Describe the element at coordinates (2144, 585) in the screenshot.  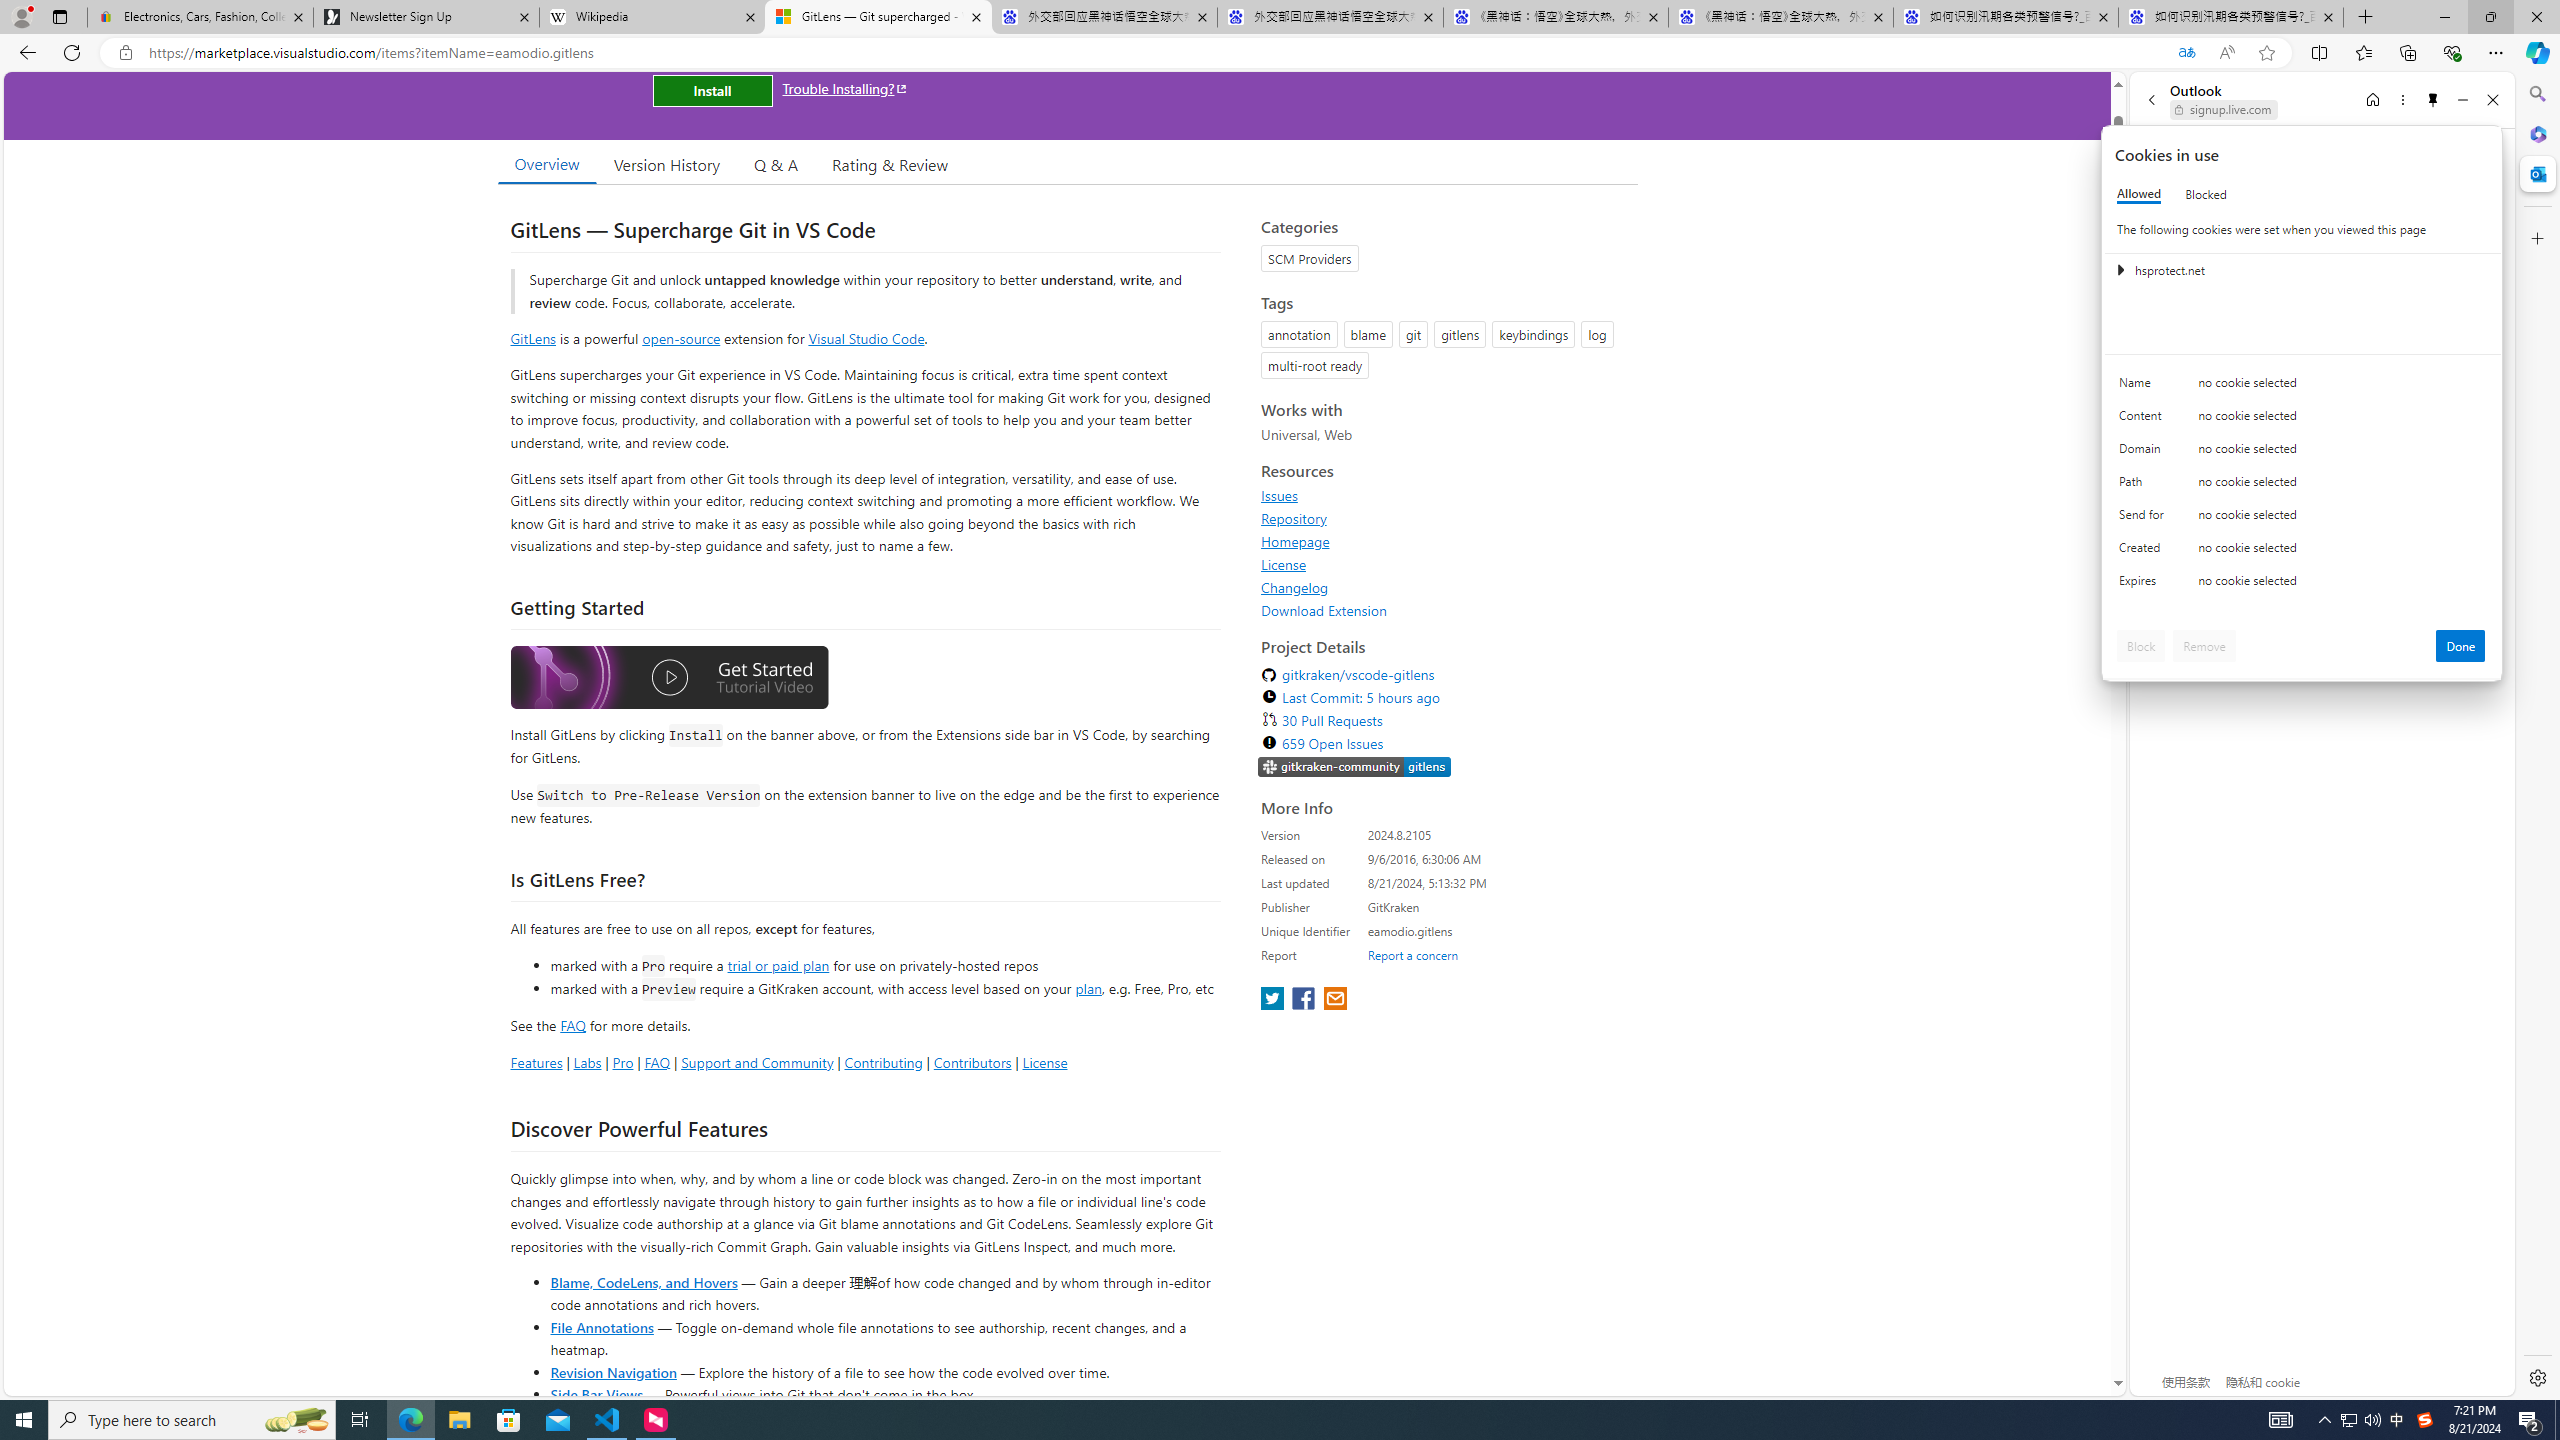
I see `'Expires'` at that location.